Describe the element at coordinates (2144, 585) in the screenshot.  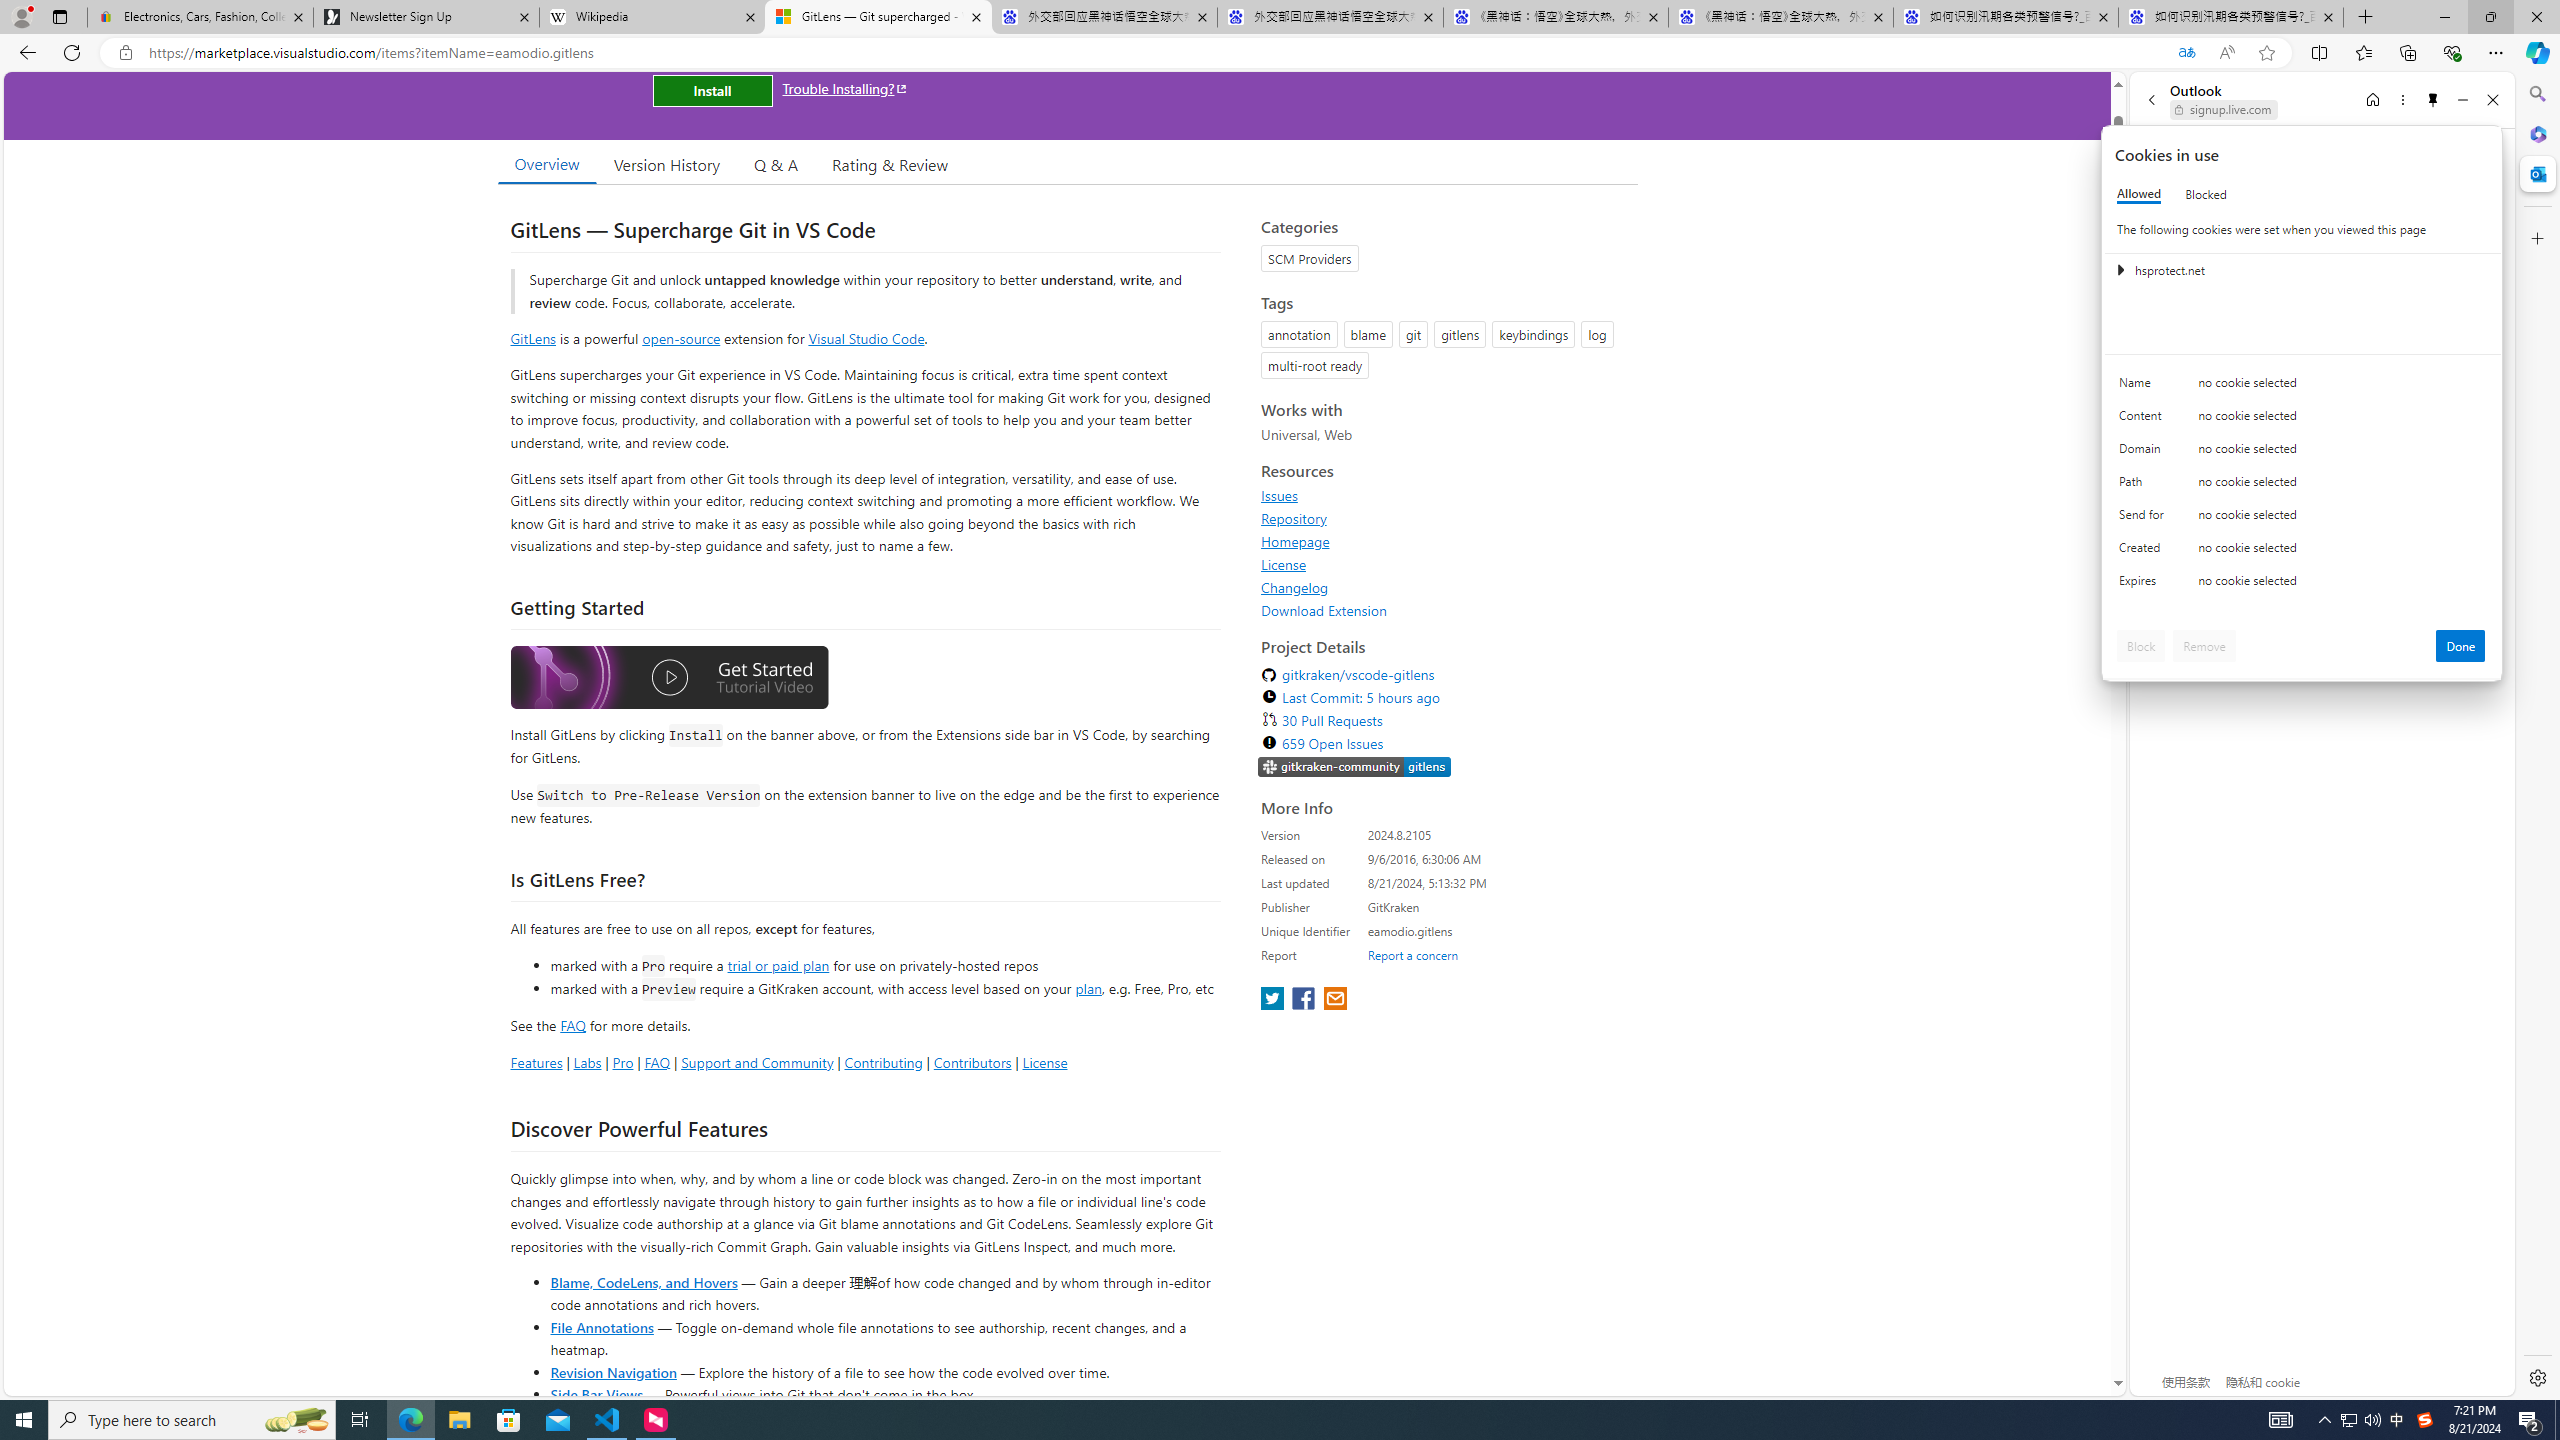
I see `'Expires'` at that location.